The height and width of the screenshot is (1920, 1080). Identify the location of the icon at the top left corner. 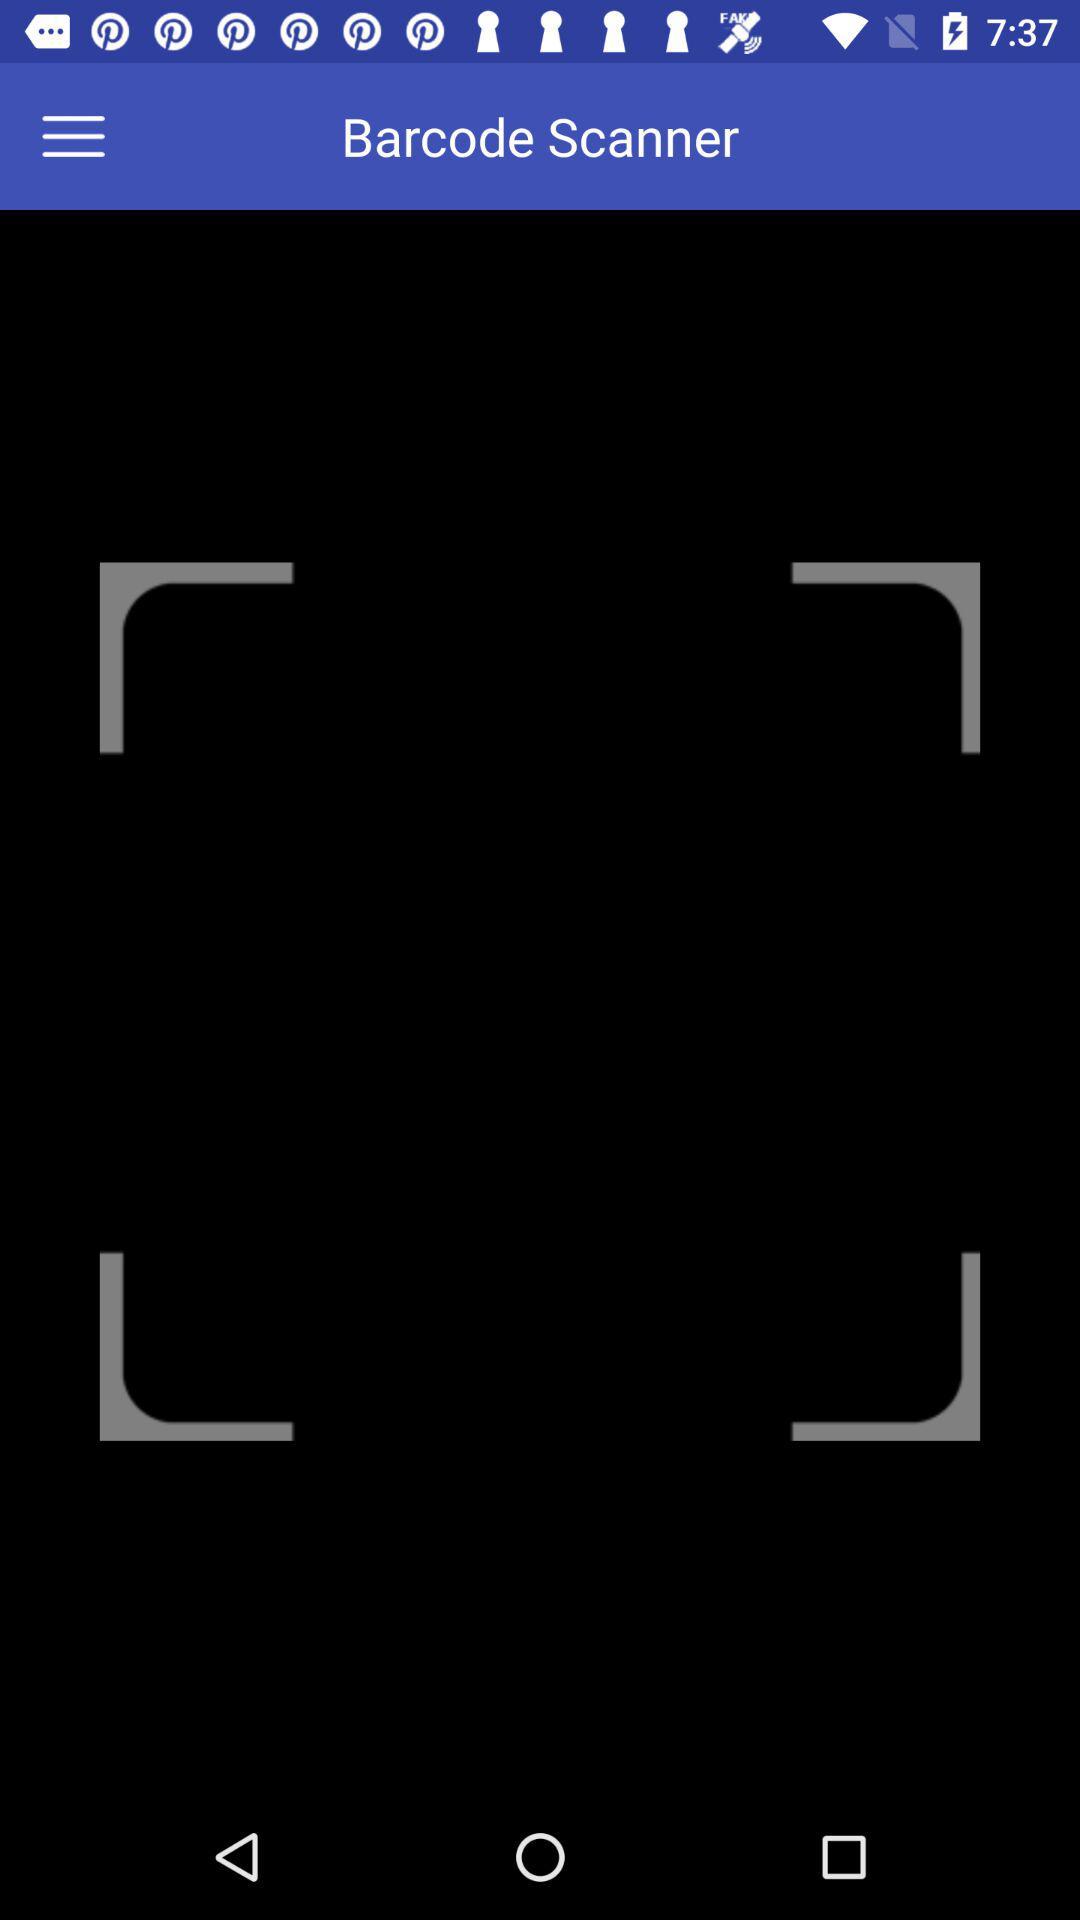
(85, 135).